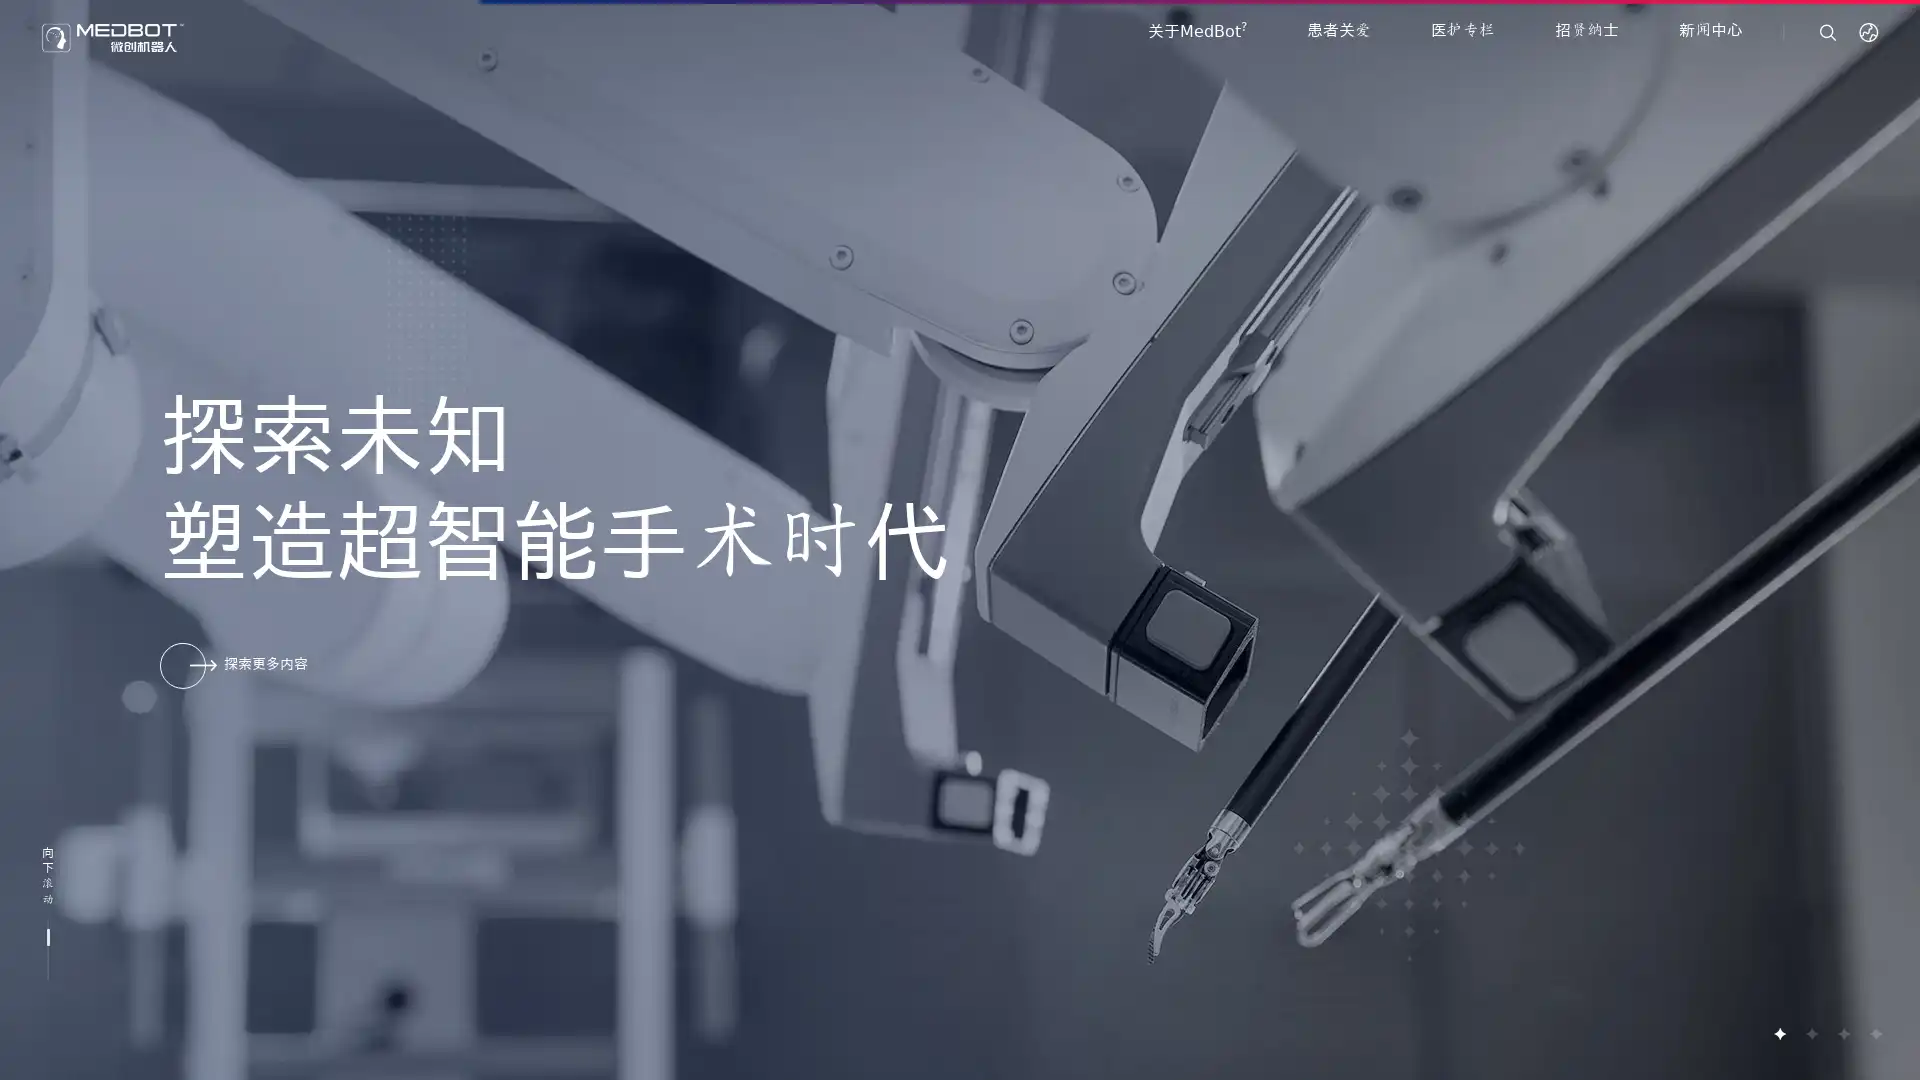 The image size is (1920, 1080). What do you see at coordinates (1874, 1033) in the screenshot?
I see `Go to slide 4` at bounding box center [1874, 1033].